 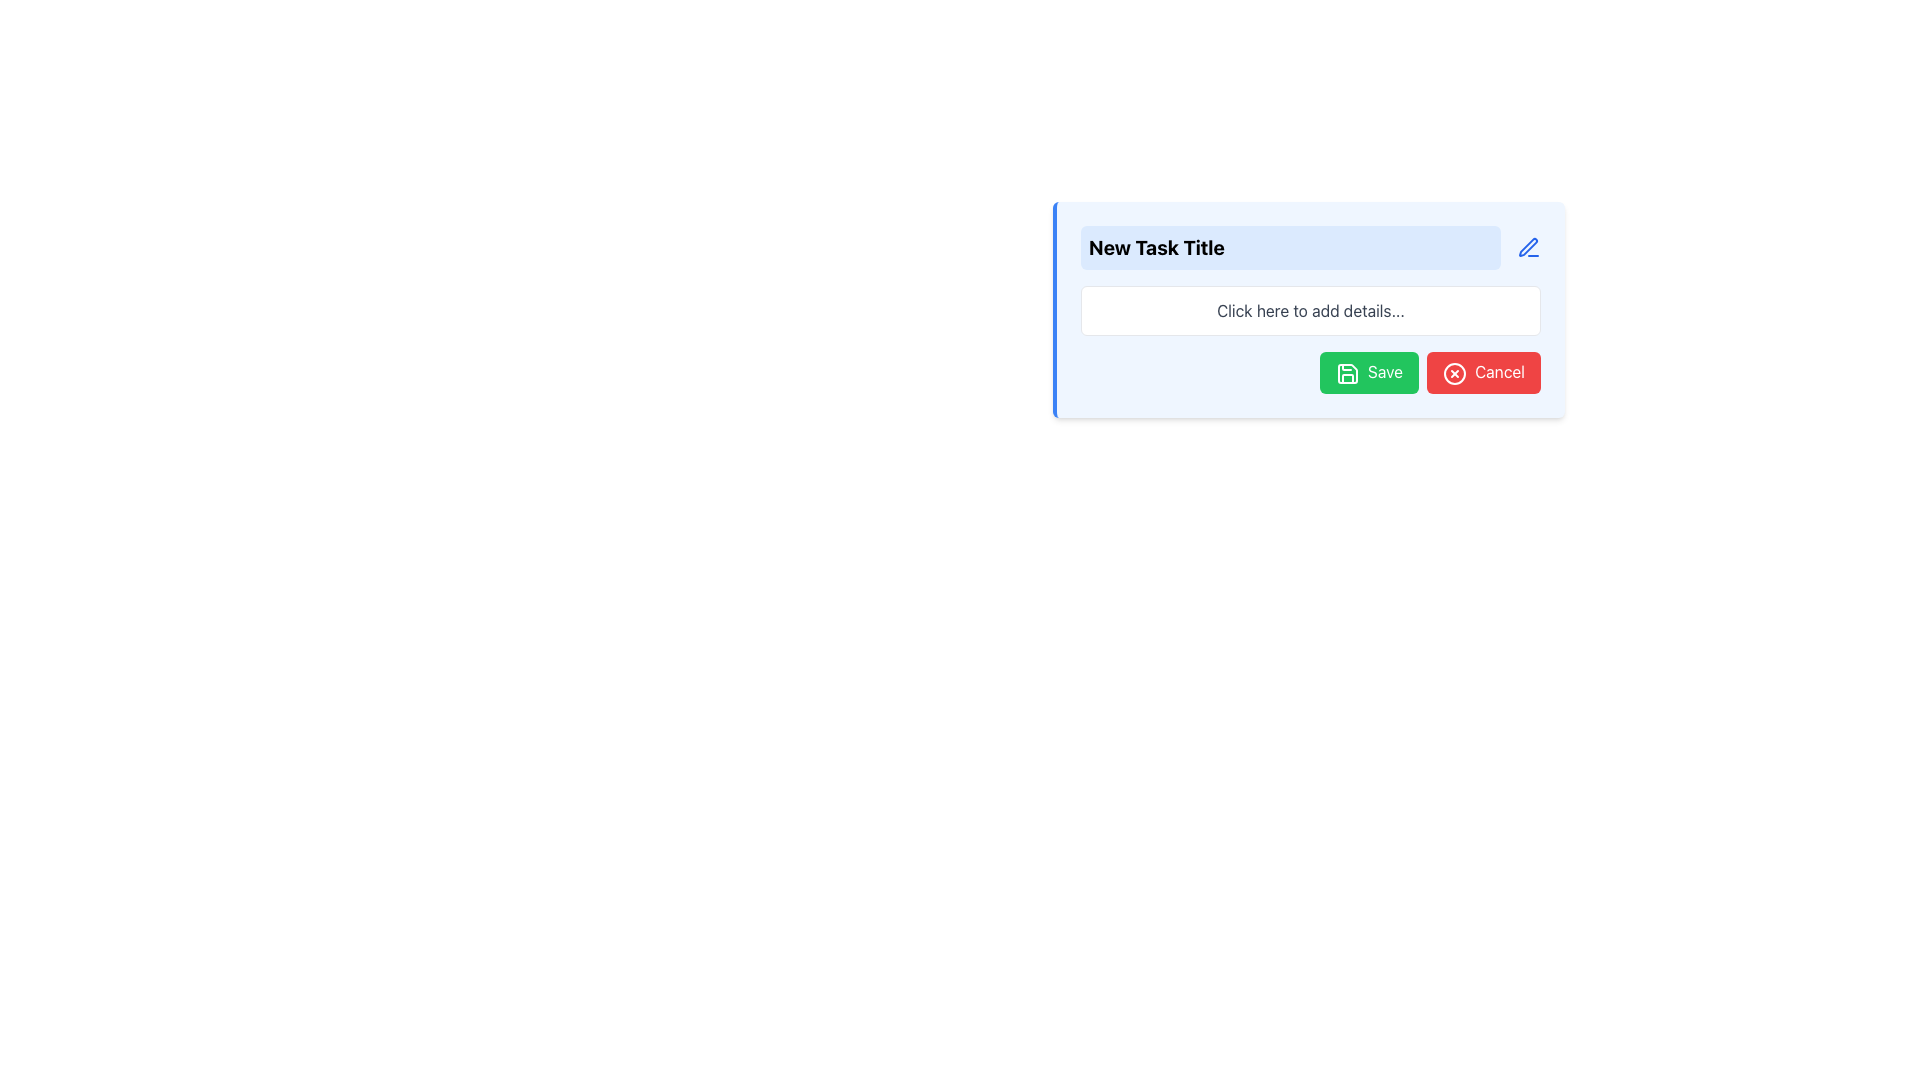 I want to click on the text input field located below 'New Task Title', so click(x=1310, y=311).